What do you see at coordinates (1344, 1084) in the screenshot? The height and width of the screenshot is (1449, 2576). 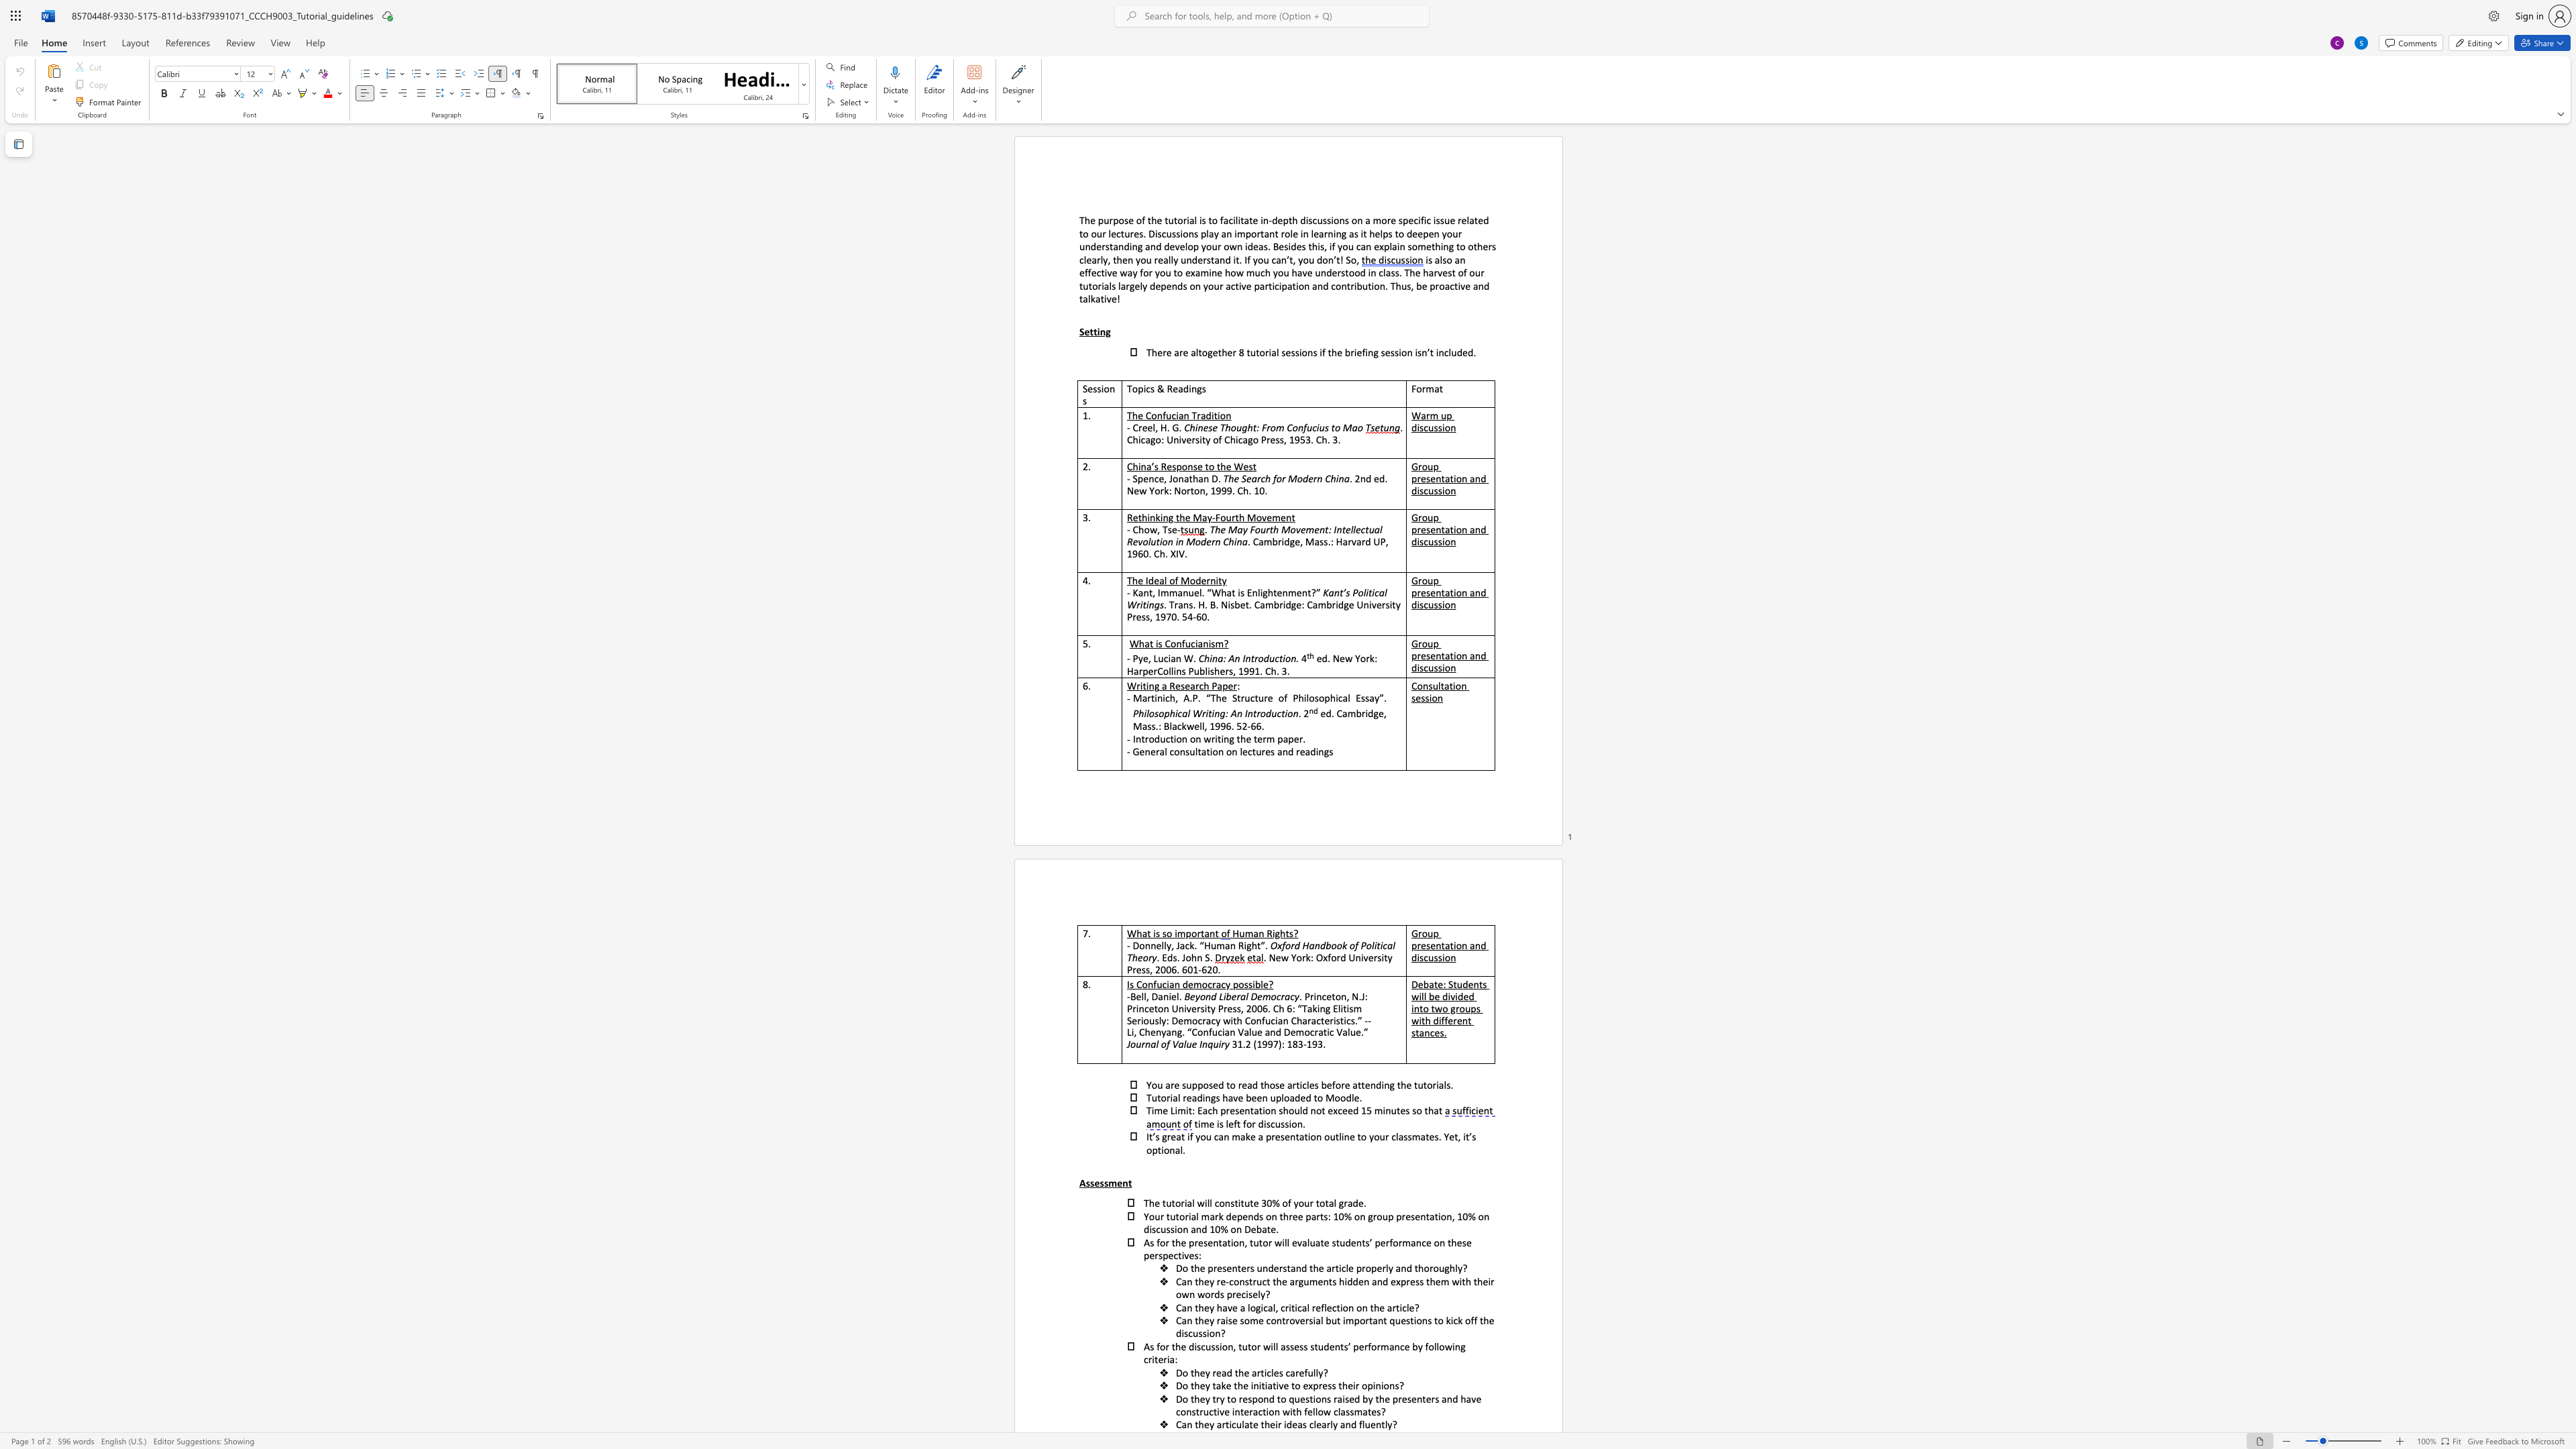 I see `the subset text "e attending the tutorials." within the text "You are supposed to read those articles before attending the tutorials."` at bounding box center [1344, 1084].